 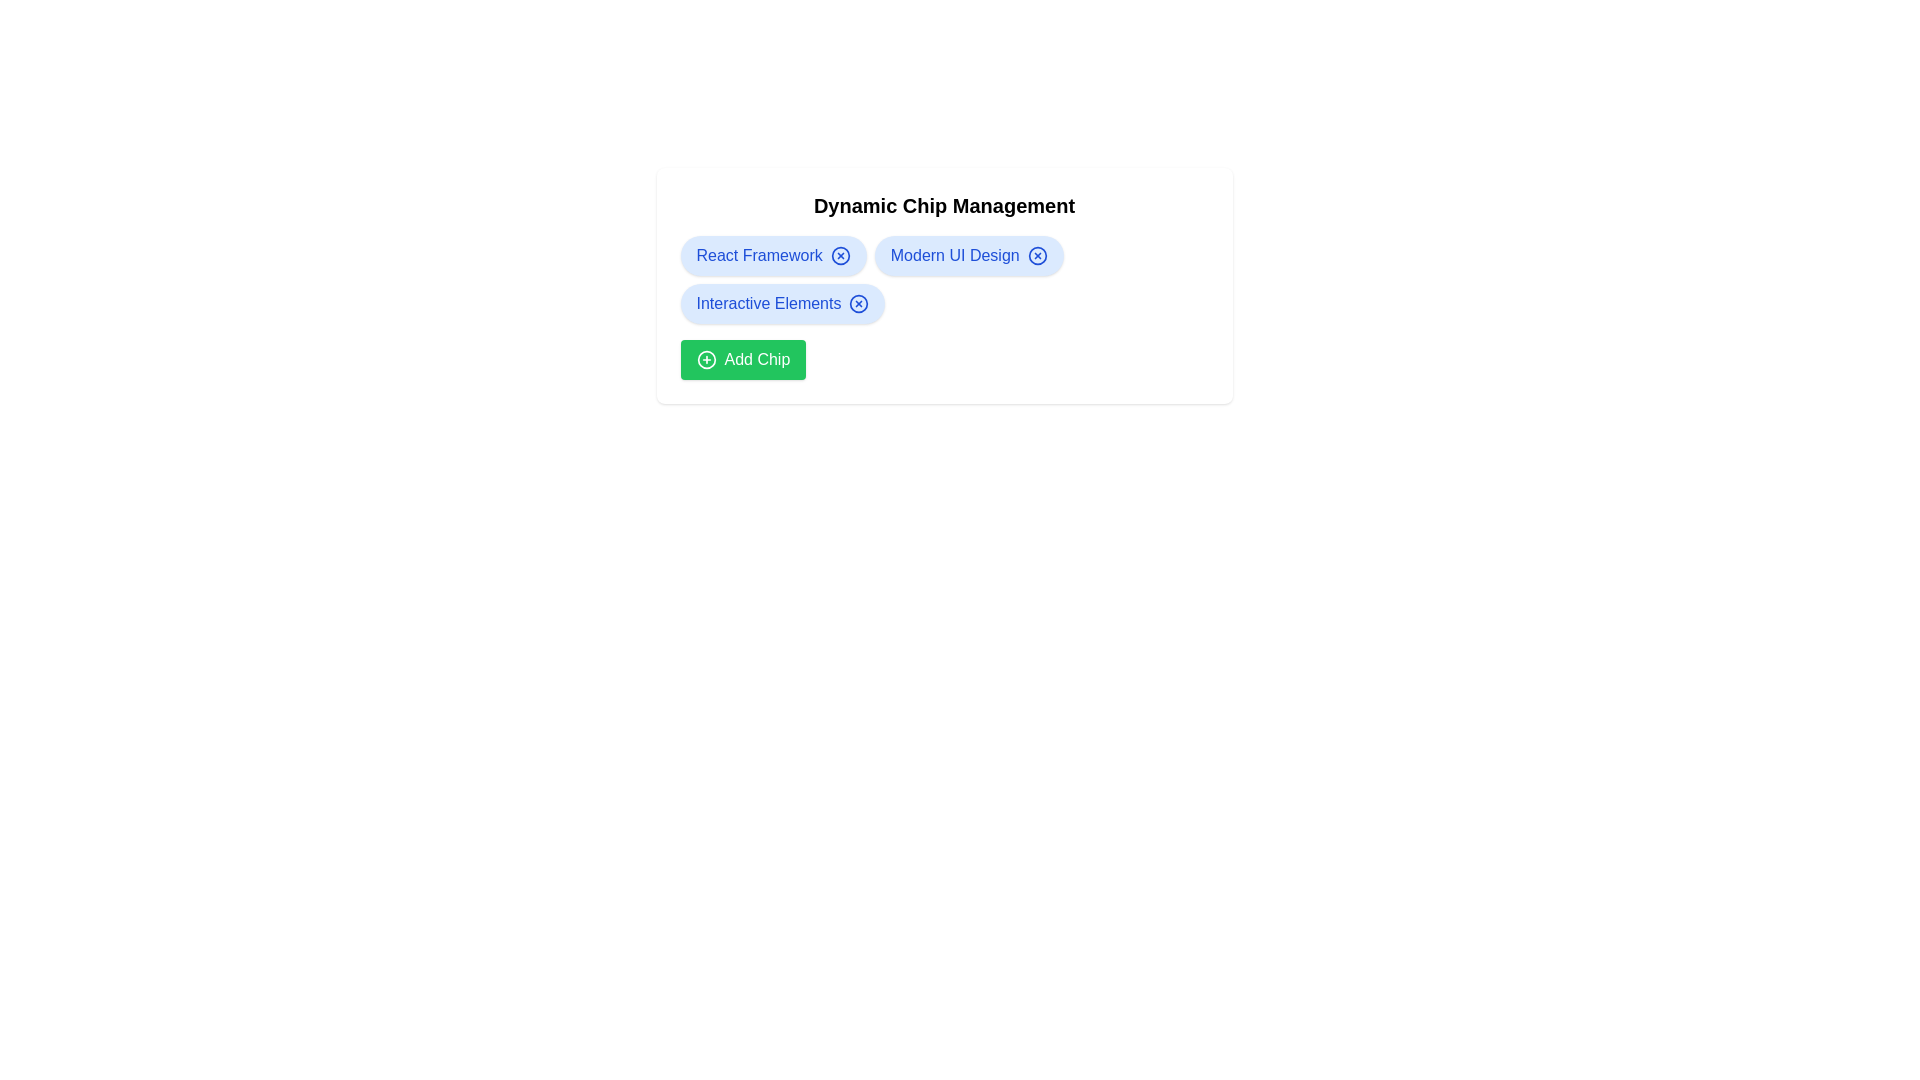 What do you see at coordinates (772, 254) in the screenshot?
I see `the chip labeled React Framework to view its hover state` at bounding box center [772, 254].